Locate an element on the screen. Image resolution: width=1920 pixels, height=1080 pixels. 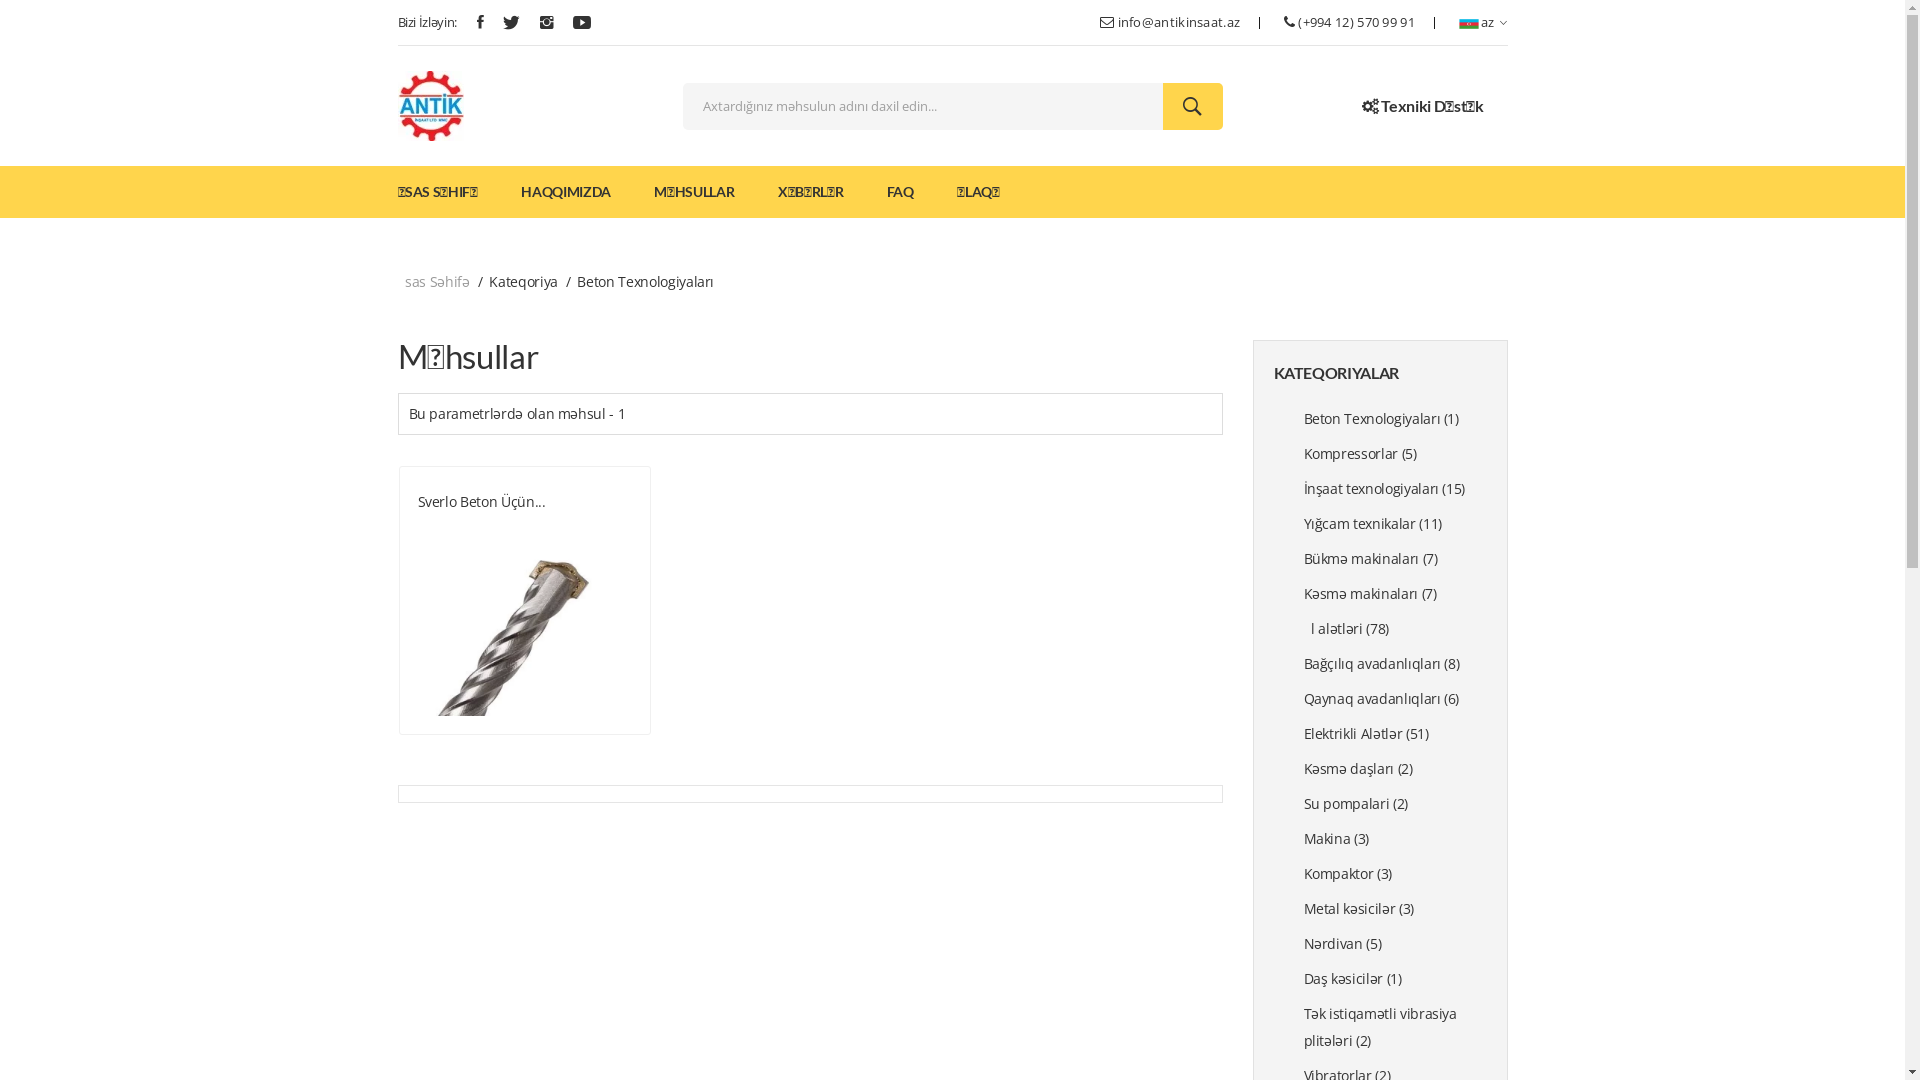
'info@antikinsaat.az' is located at coordinates (1179, 22).